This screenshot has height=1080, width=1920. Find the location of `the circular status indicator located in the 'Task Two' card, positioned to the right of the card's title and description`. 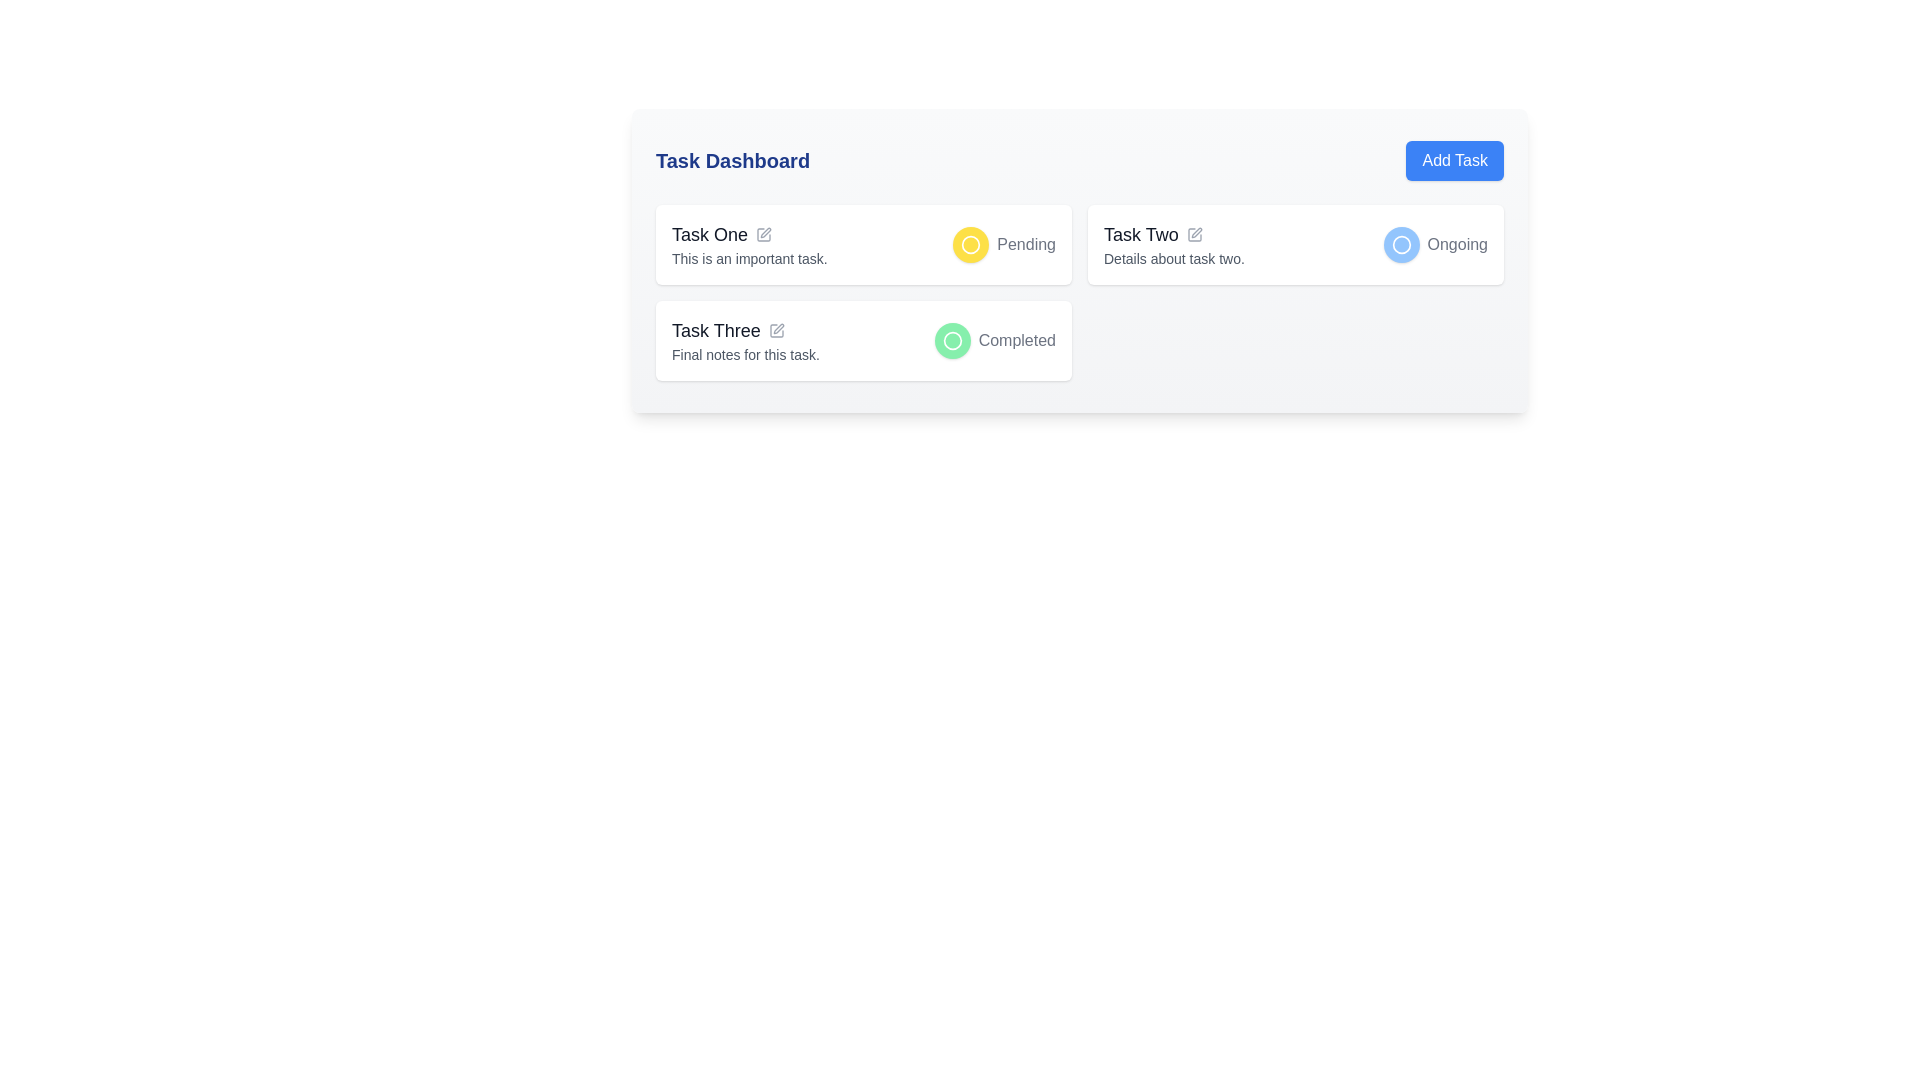

the circular status indicator located in the 'Task Two' card, positioned to the right of the card's title and description is located at coordinates (1400, 244).